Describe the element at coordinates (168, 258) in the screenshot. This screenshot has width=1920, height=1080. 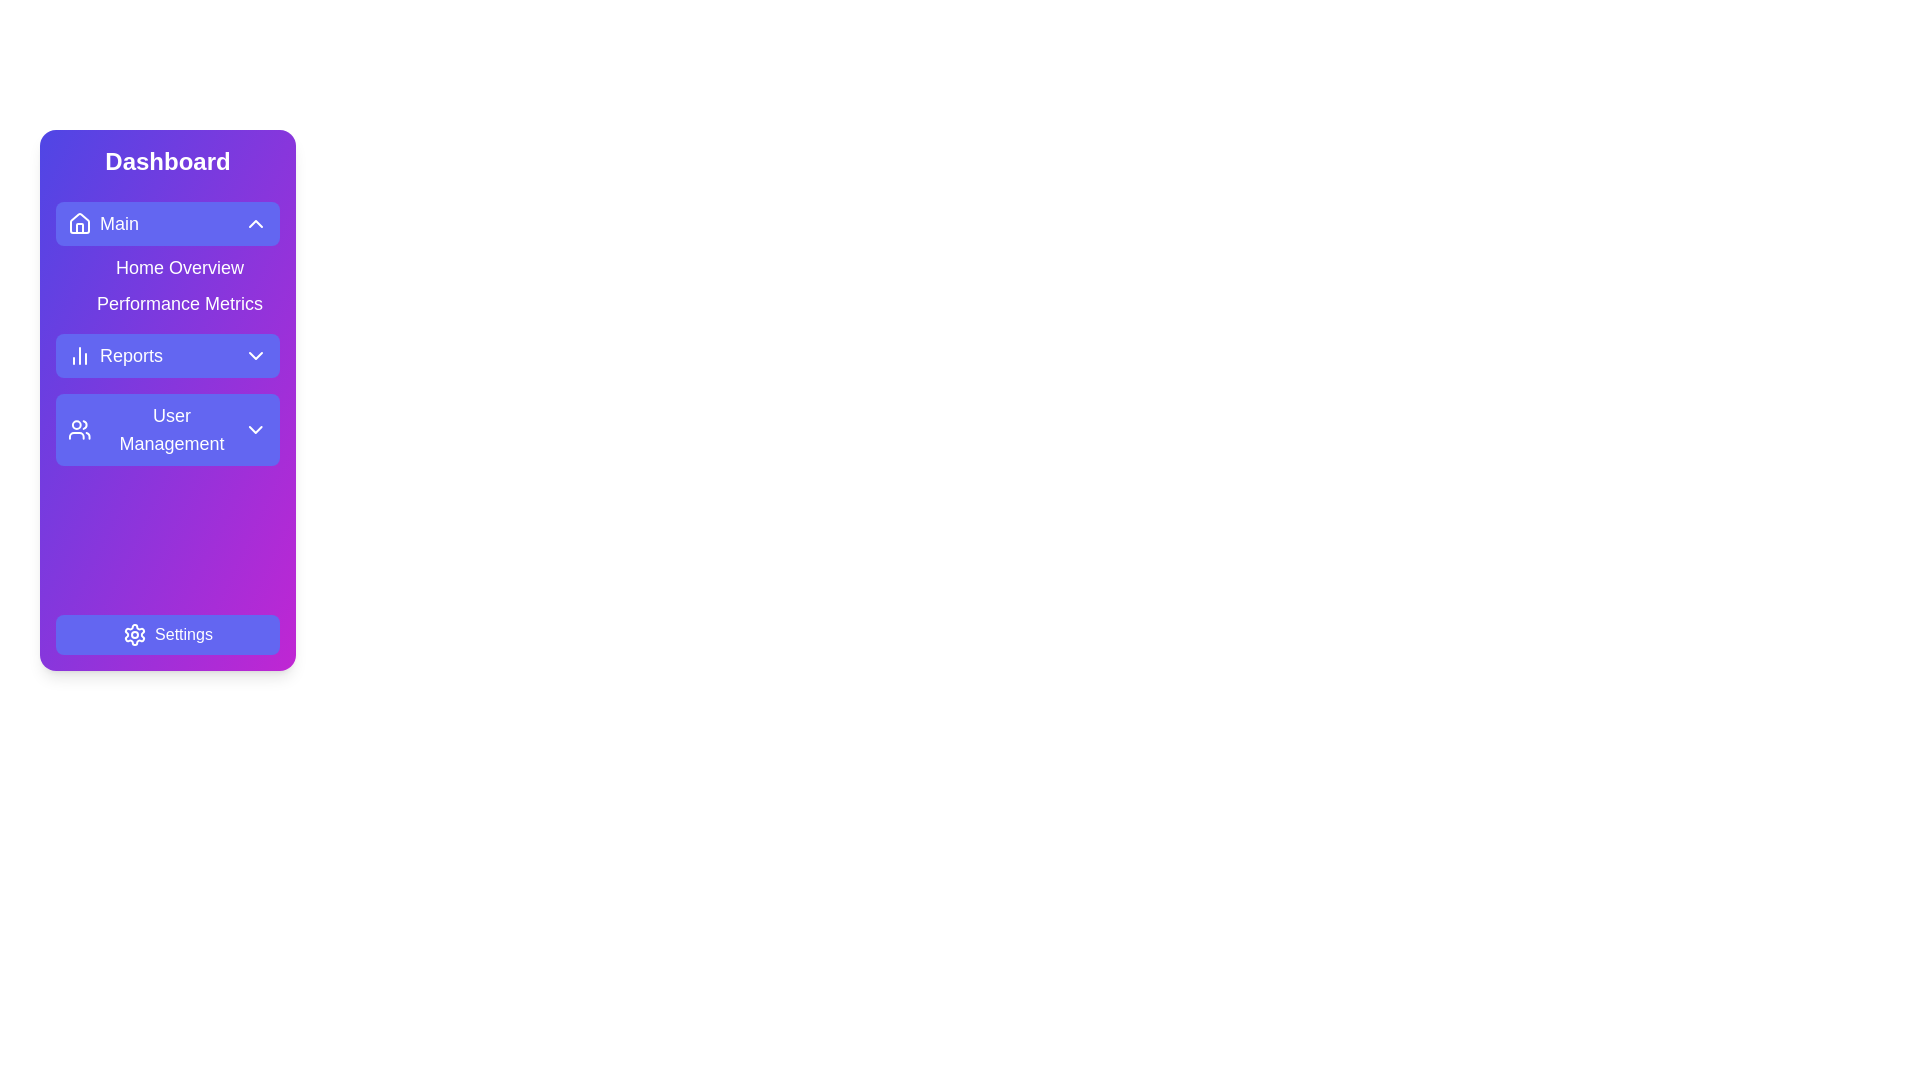
I see `the 'Home Overview' link in the sidebar menu directly below the 'Main' section` at that location.